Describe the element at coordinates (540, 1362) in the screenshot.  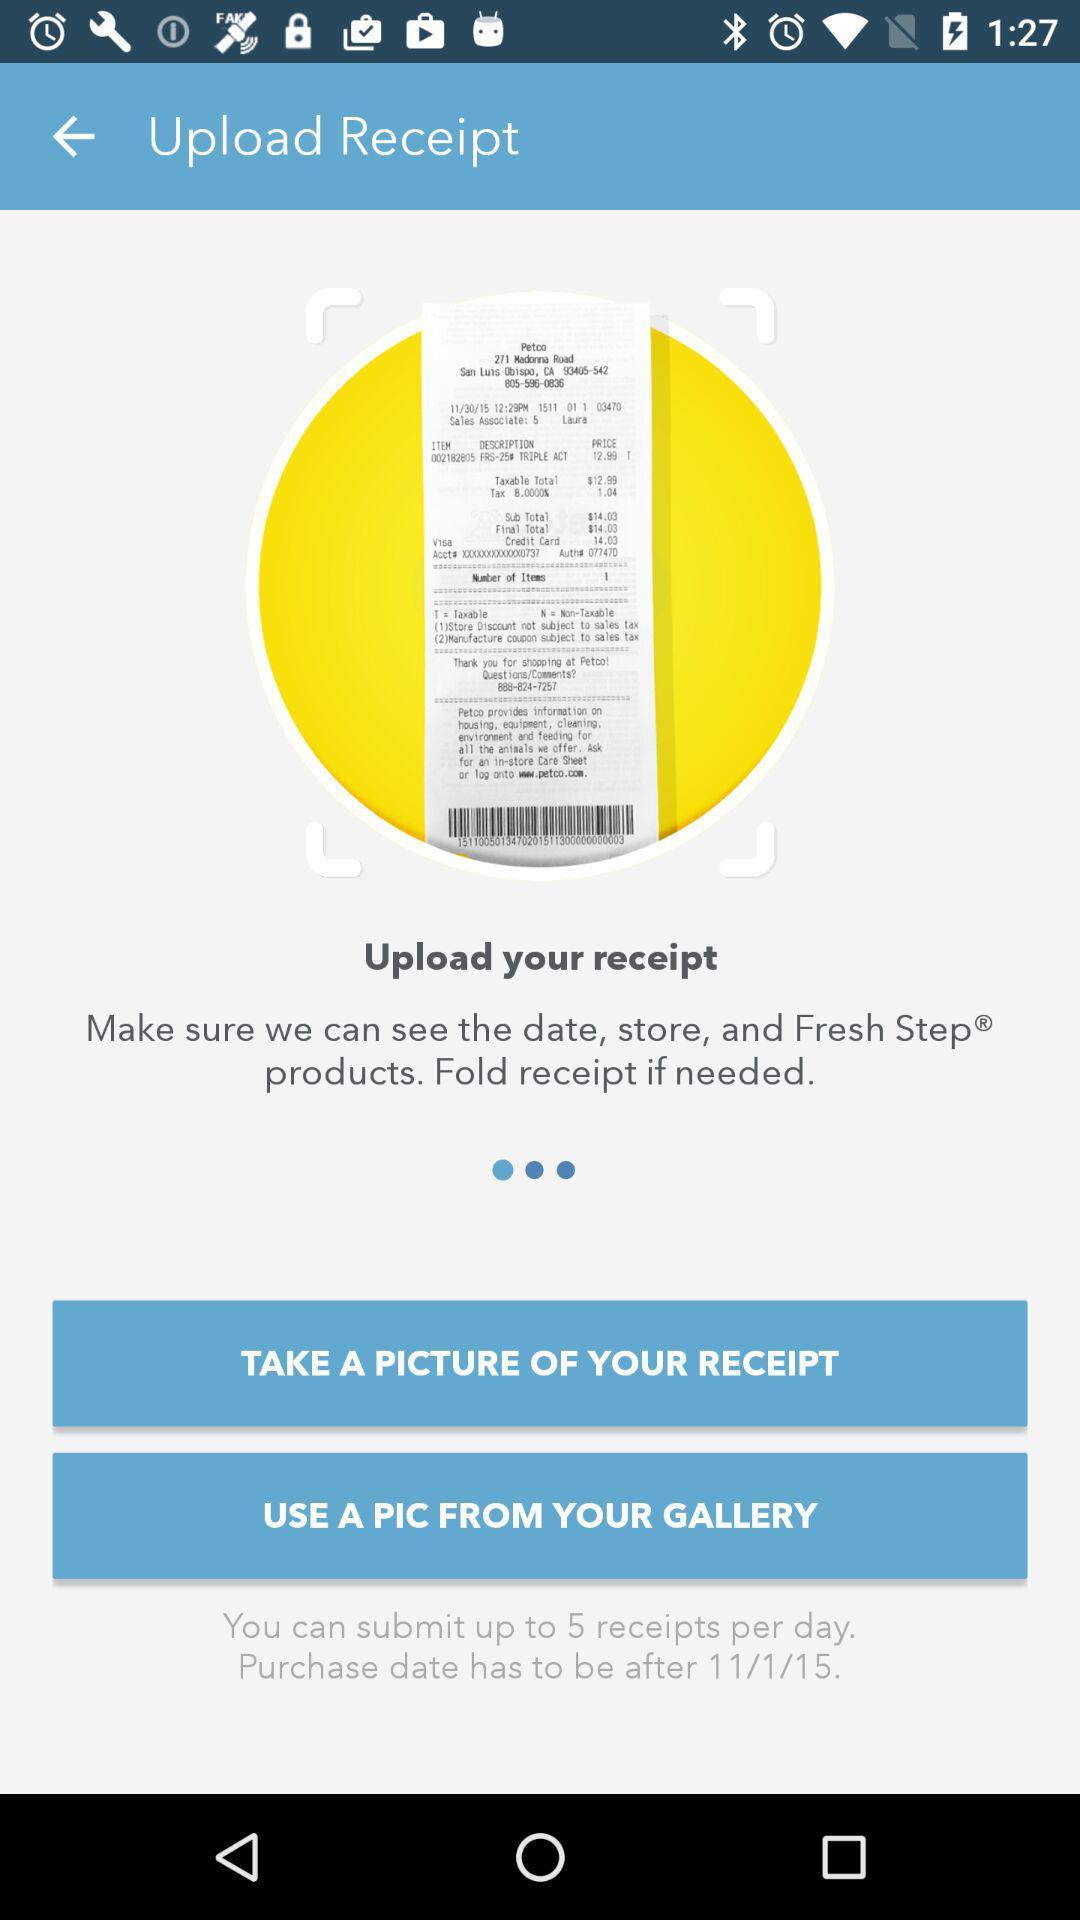
I see `the take a picture icon` at that location.